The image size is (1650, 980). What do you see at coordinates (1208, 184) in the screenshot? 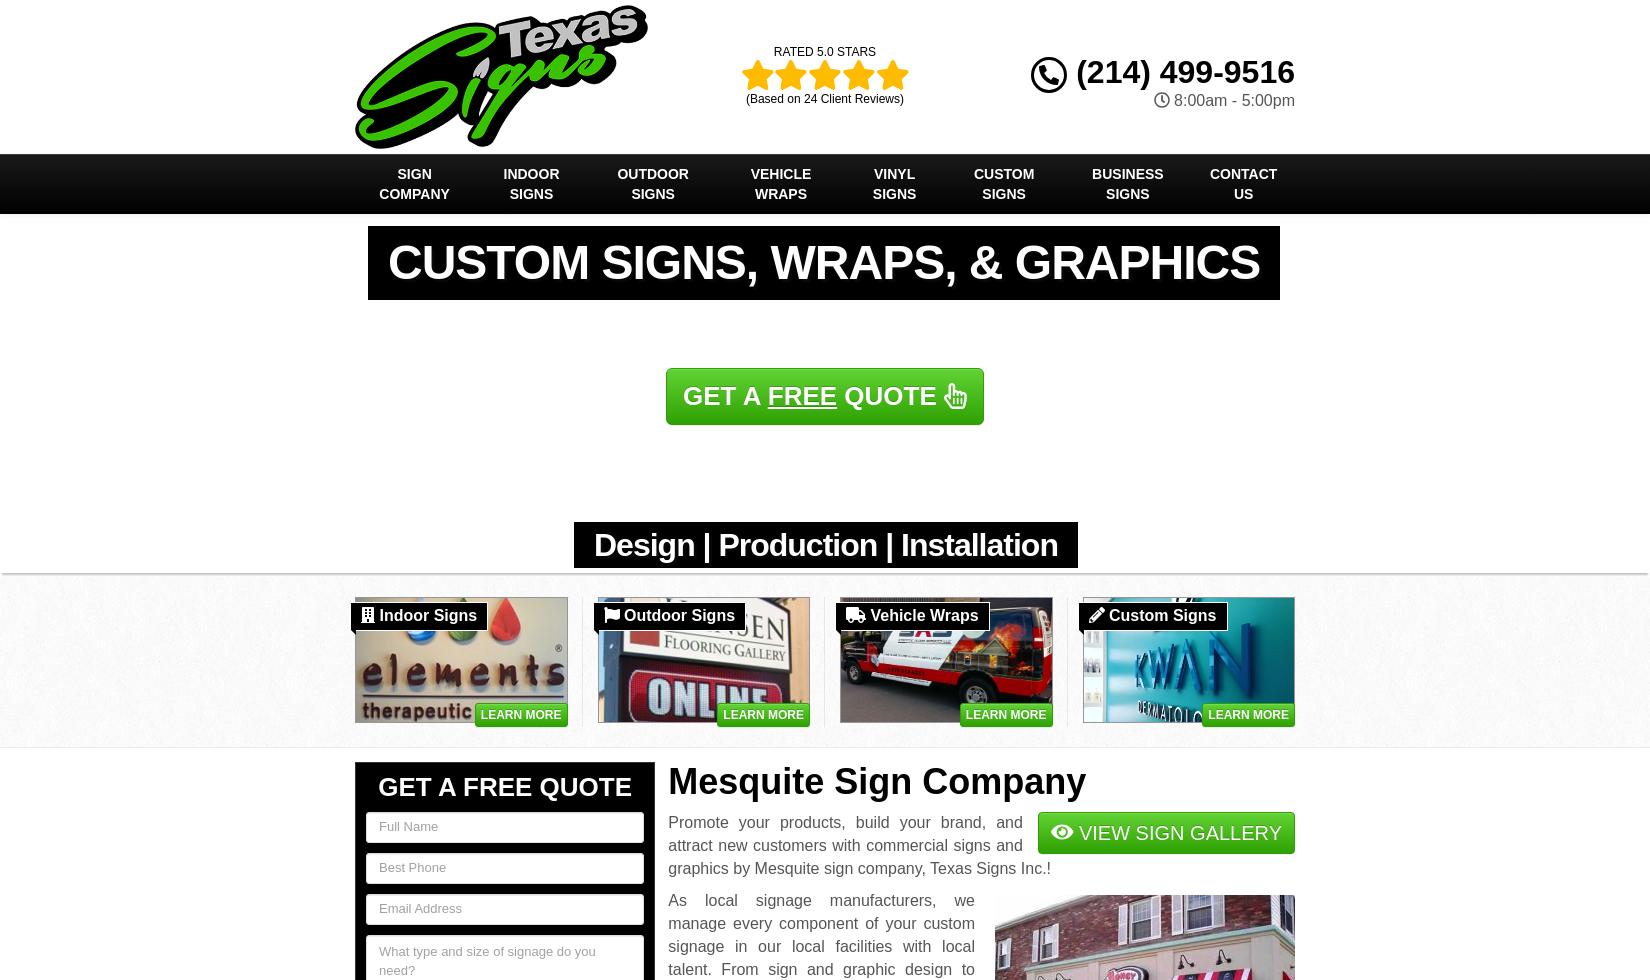
I see `'Contact Us'` at bounding box center [1208, 184].